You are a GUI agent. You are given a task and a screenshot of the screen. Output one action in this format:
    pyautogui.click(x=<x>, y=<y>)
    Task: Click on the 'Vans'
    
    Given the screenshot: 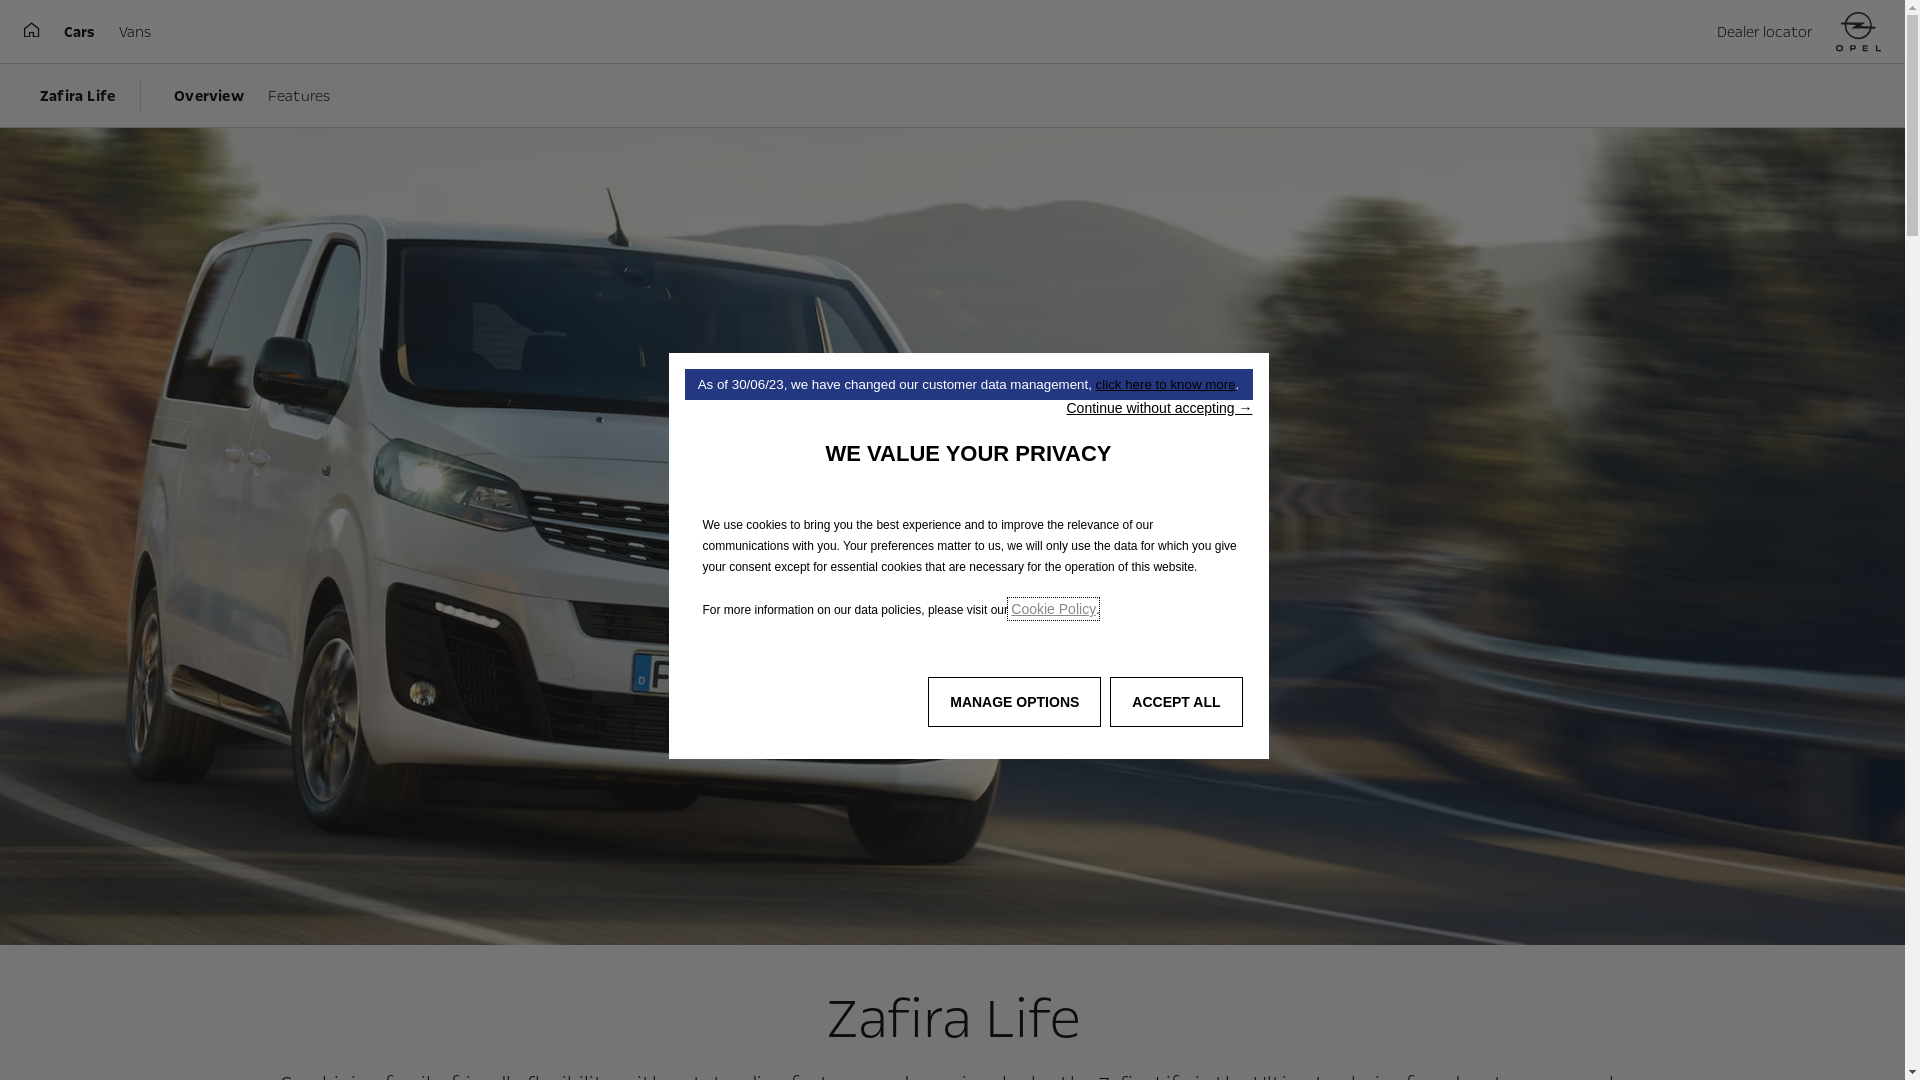 What is the action you would take?
    pyautogui.click(x=133, y=31)
    